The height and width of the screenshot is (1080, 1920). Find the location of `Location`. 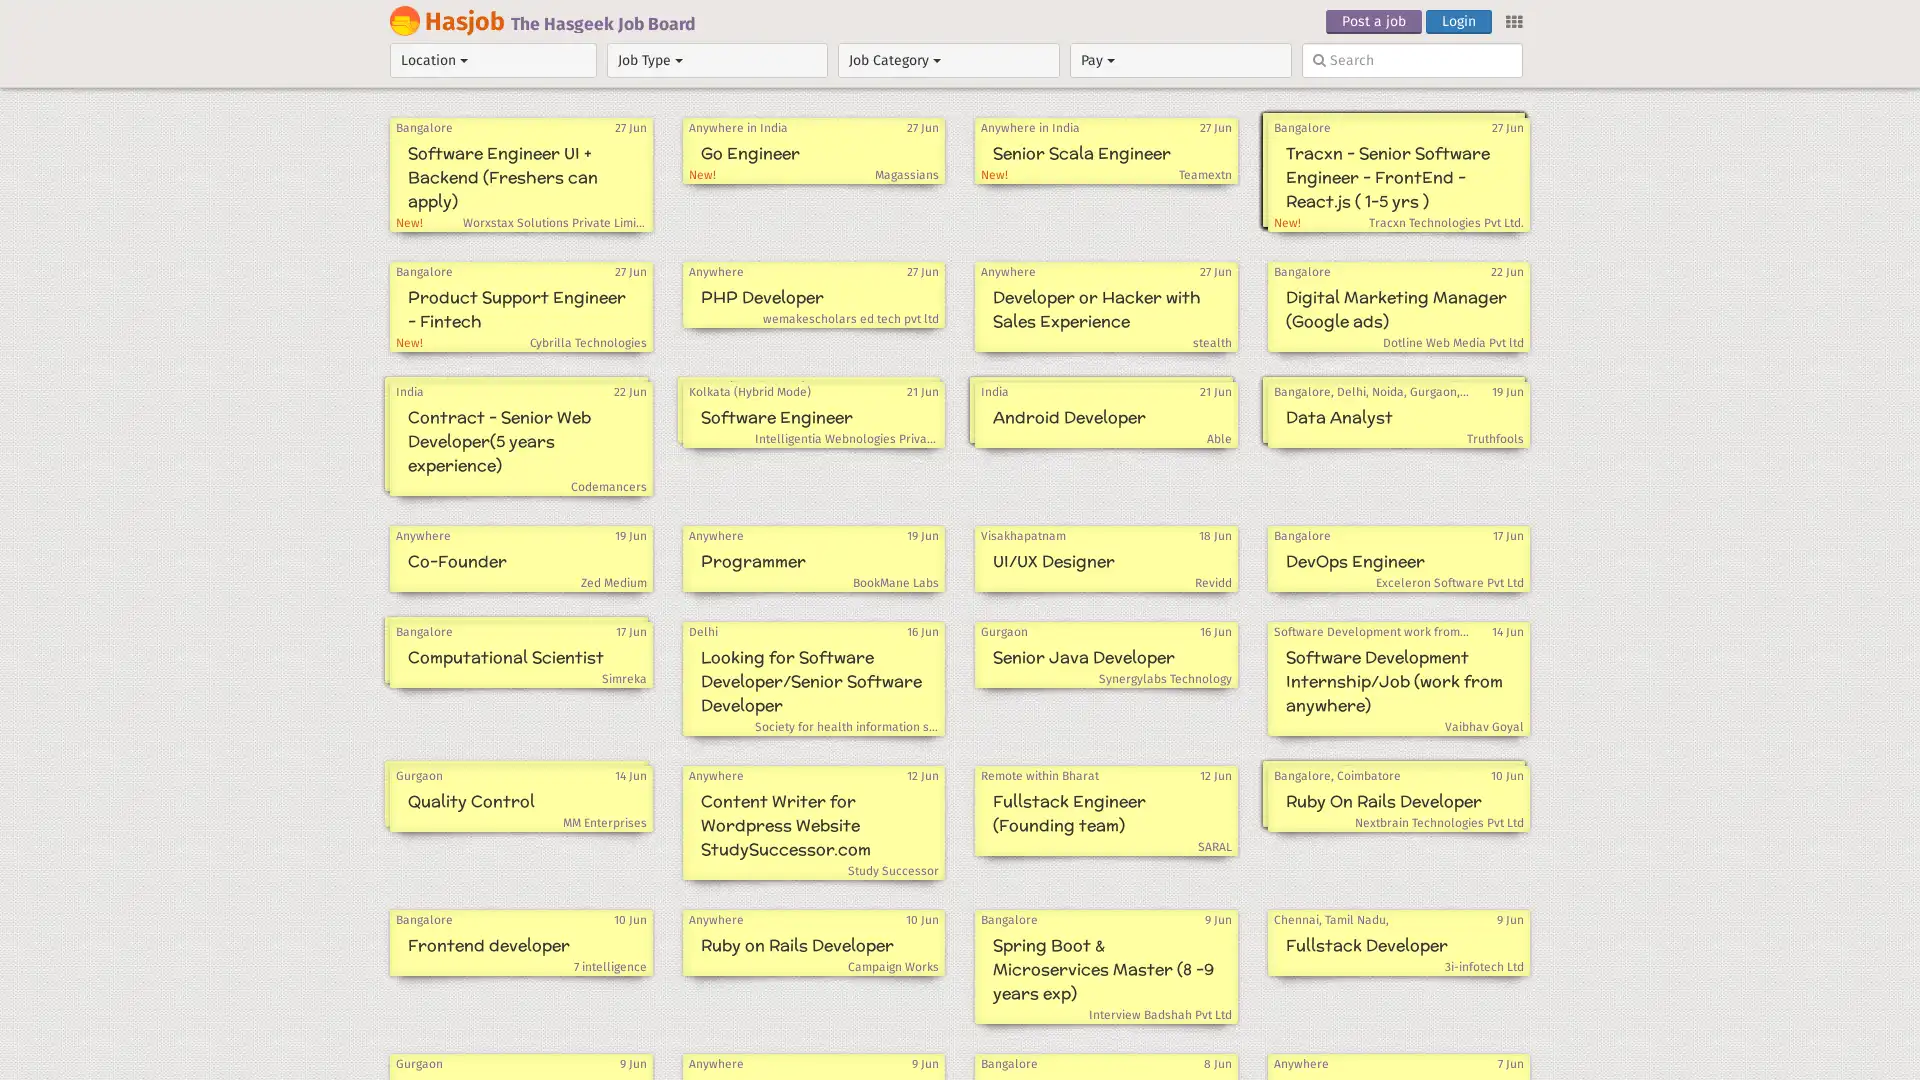

Location is located at coordinates (493, 59).